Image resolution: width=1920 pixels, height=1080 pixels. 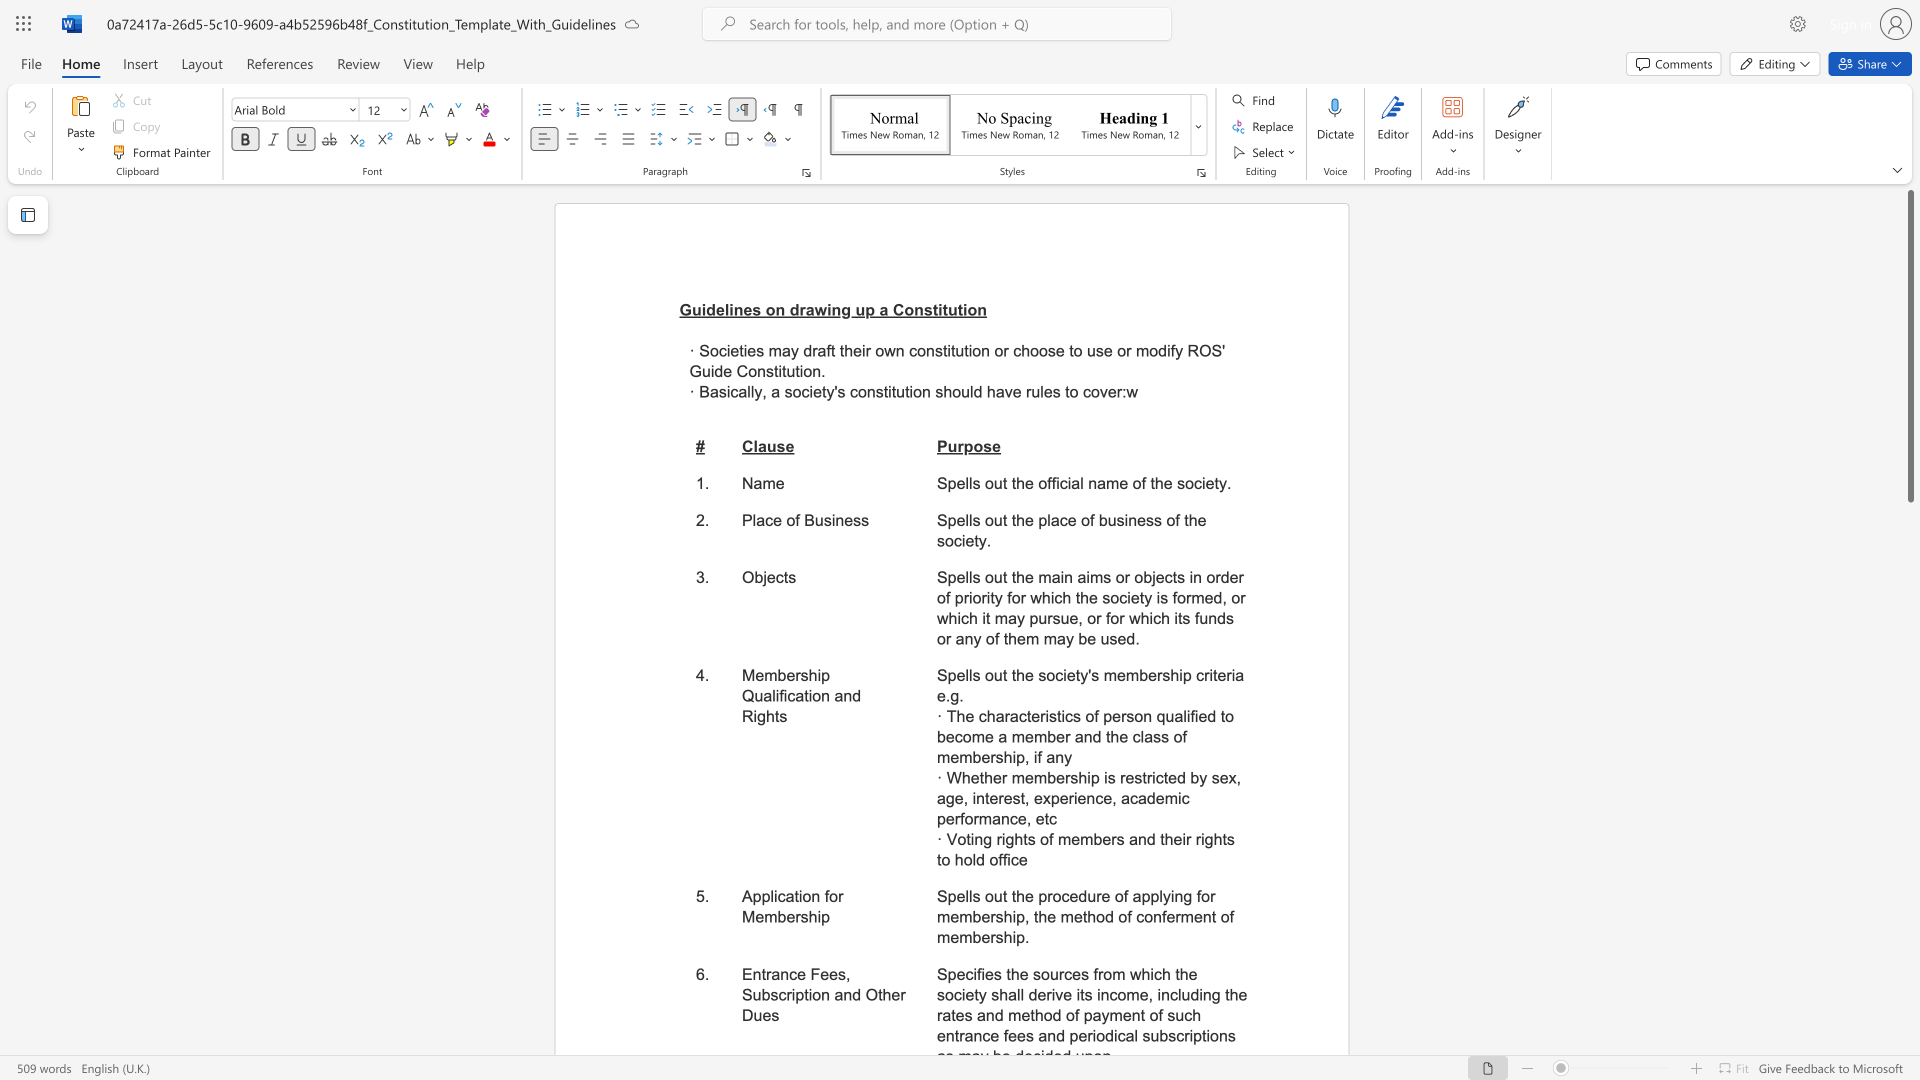 I want to click on the subset text "ide Constitution." within the text "ROS", so click(x=710, y=371).